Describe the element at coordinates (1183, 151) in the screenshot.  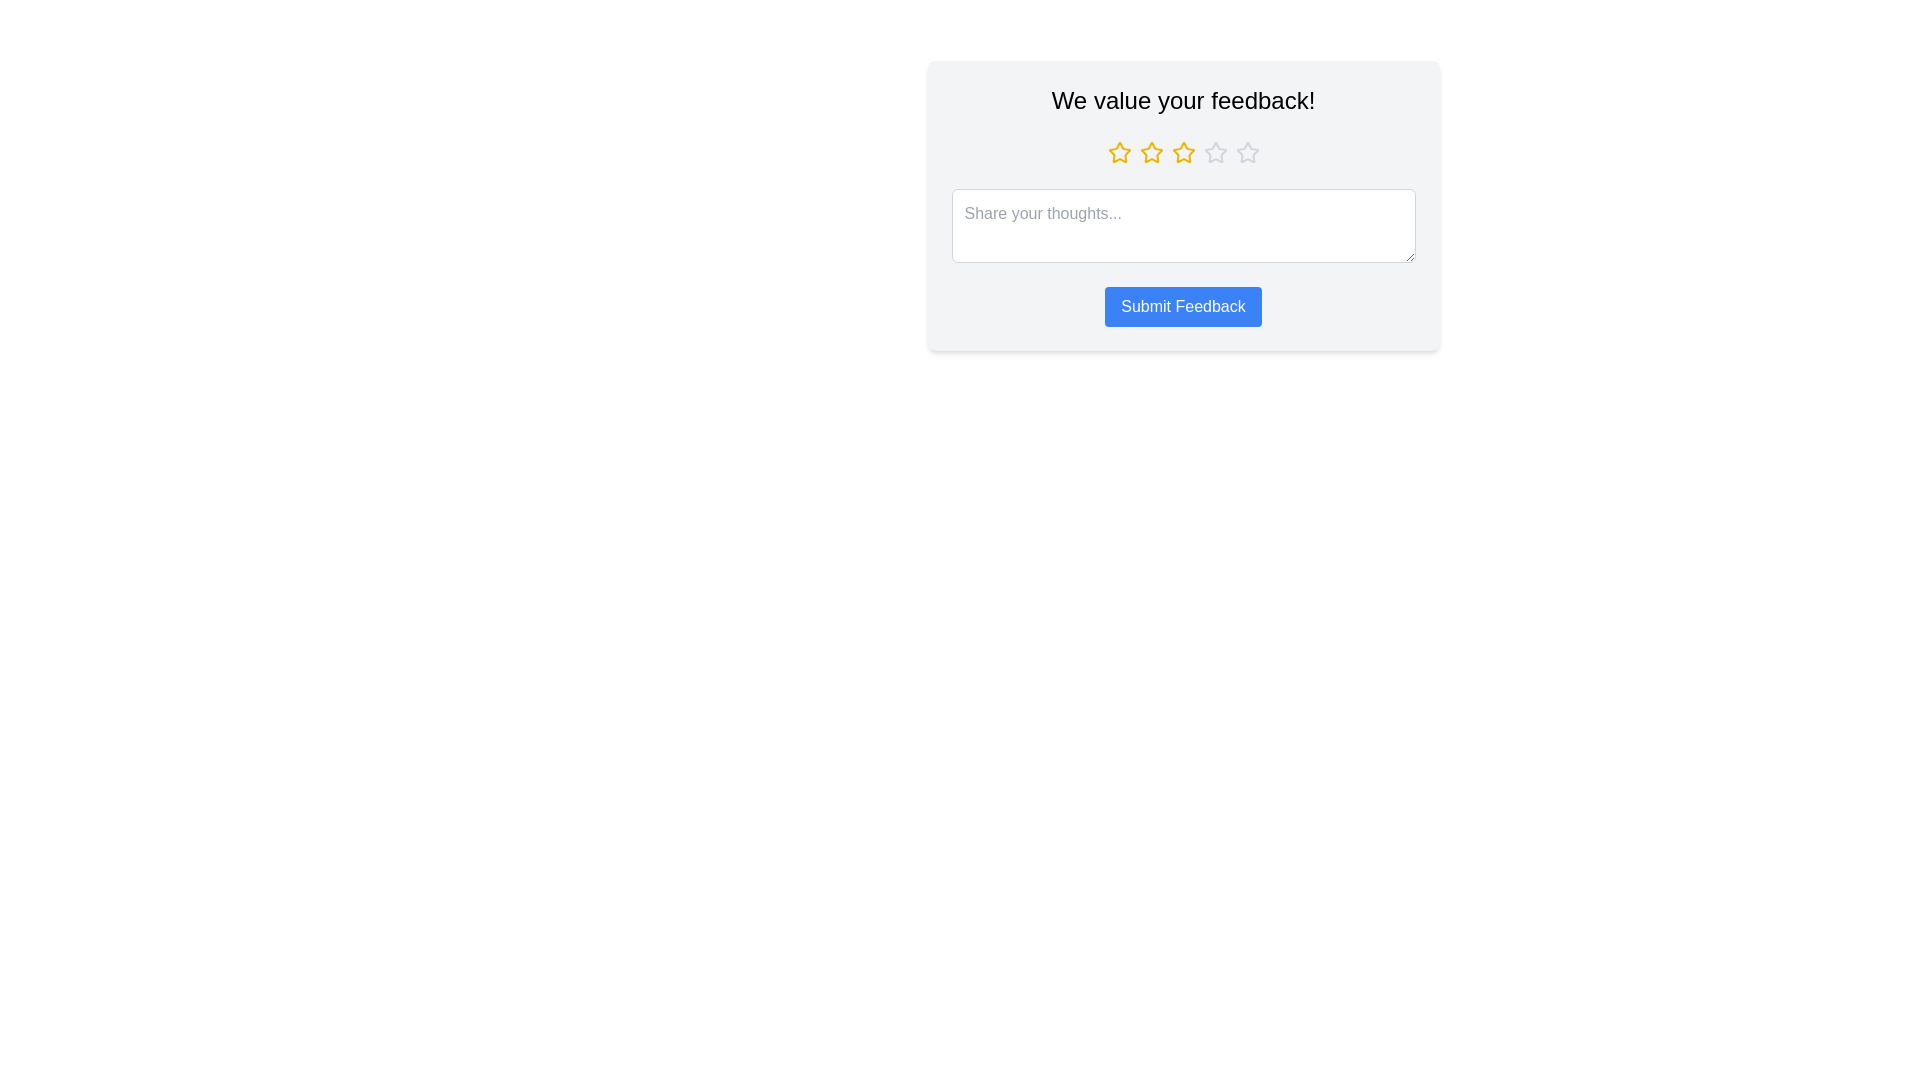
I see `the third star icon in the 5-star rating system` at that location.